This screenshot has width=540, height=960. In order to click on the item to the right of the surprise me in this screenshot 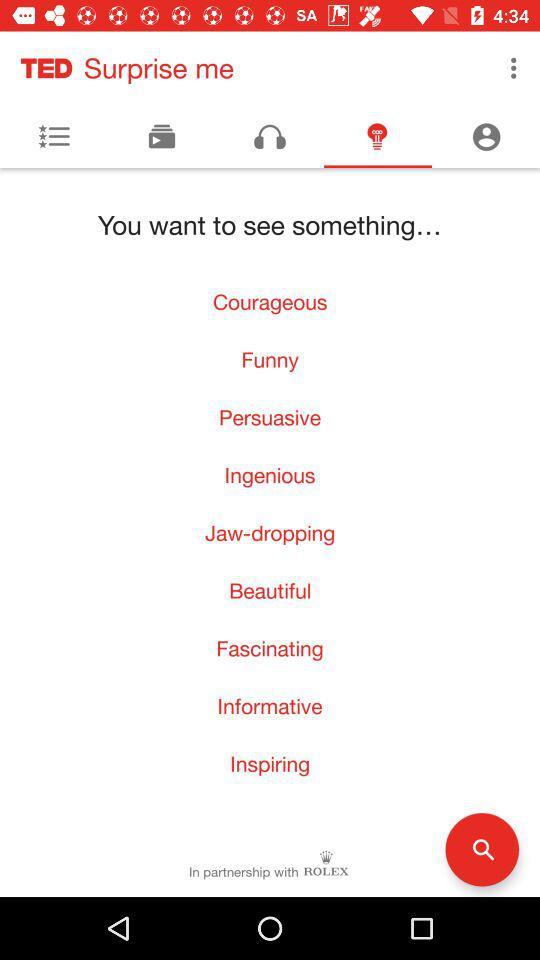, I will do `click(513, 68)`.